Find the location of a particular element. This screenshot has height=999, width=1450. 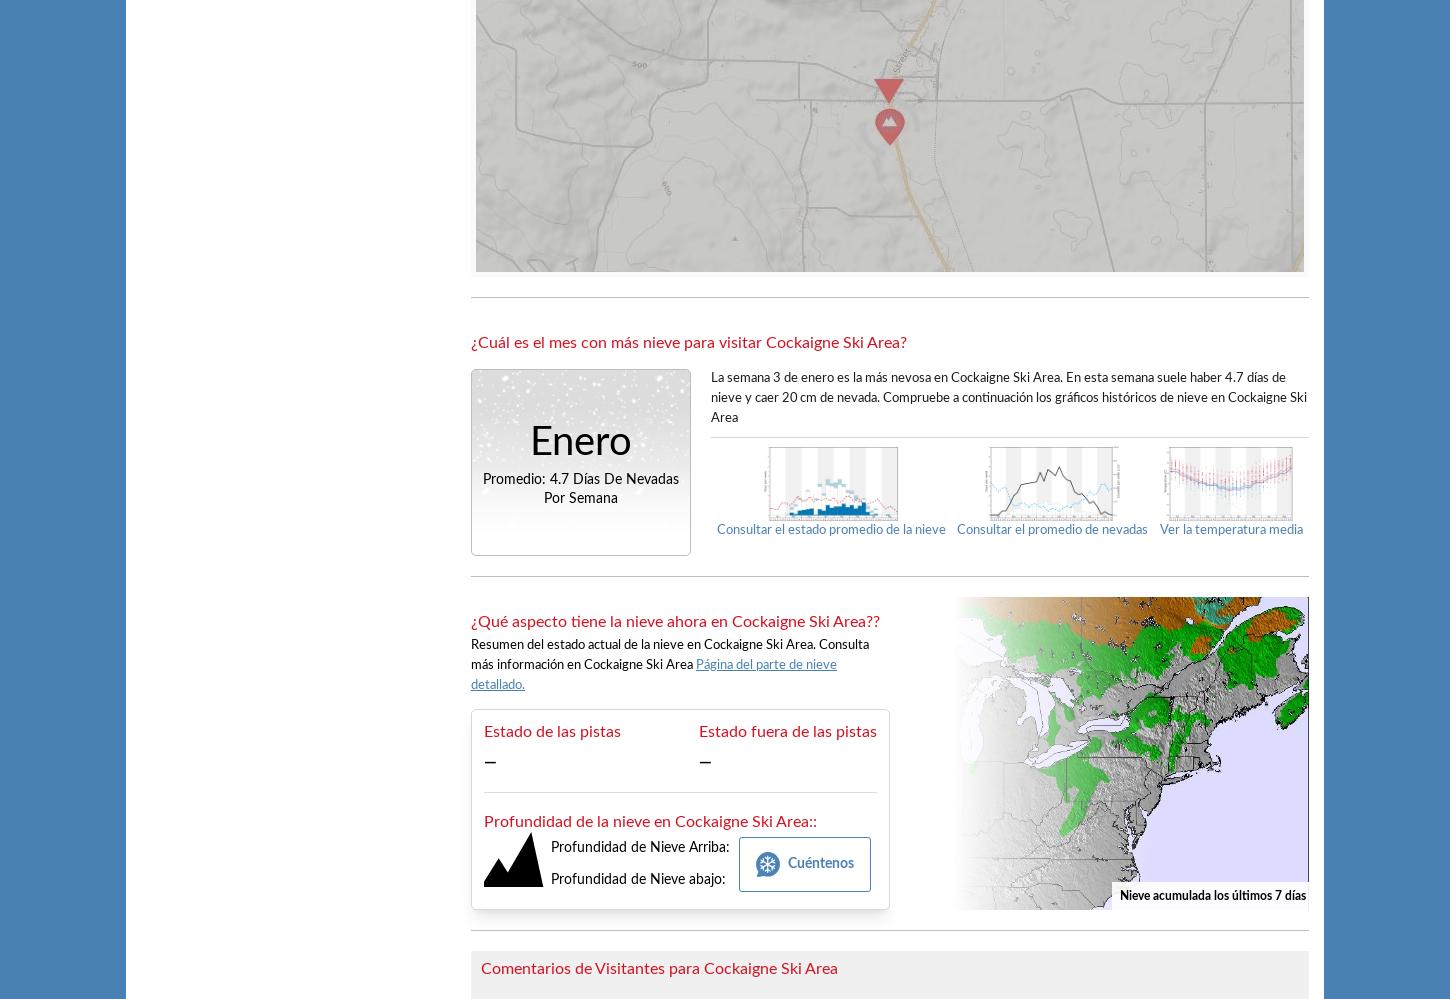

'Profundidad de Nieve' is located at coordinates (674, 323).